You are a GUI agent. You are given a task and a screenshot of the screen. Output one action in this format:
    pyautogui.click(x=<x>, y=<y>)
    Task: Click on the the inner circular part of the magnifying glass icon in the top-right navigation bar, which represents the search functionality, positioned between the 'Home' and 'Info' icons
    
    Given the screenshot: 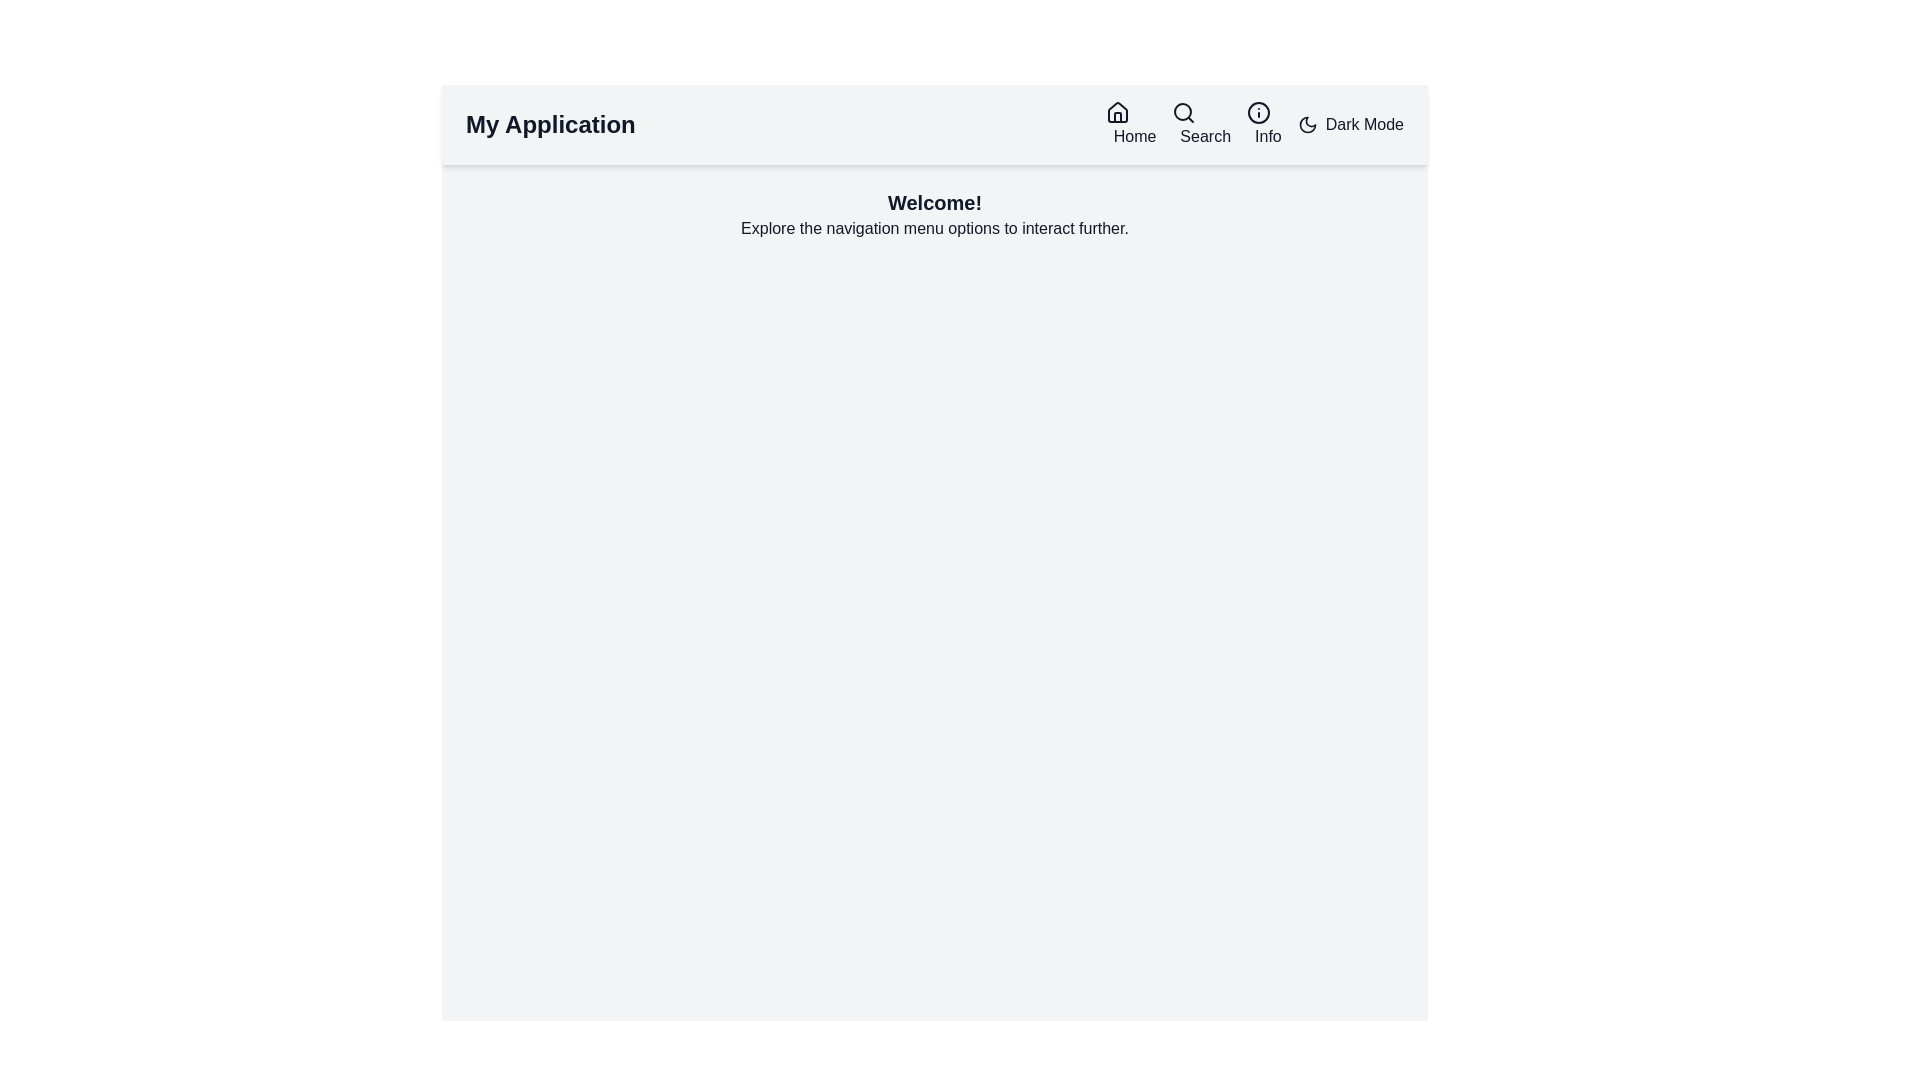 What is the action you would take?
    pyautogui.click(x=1183, y=111)
    